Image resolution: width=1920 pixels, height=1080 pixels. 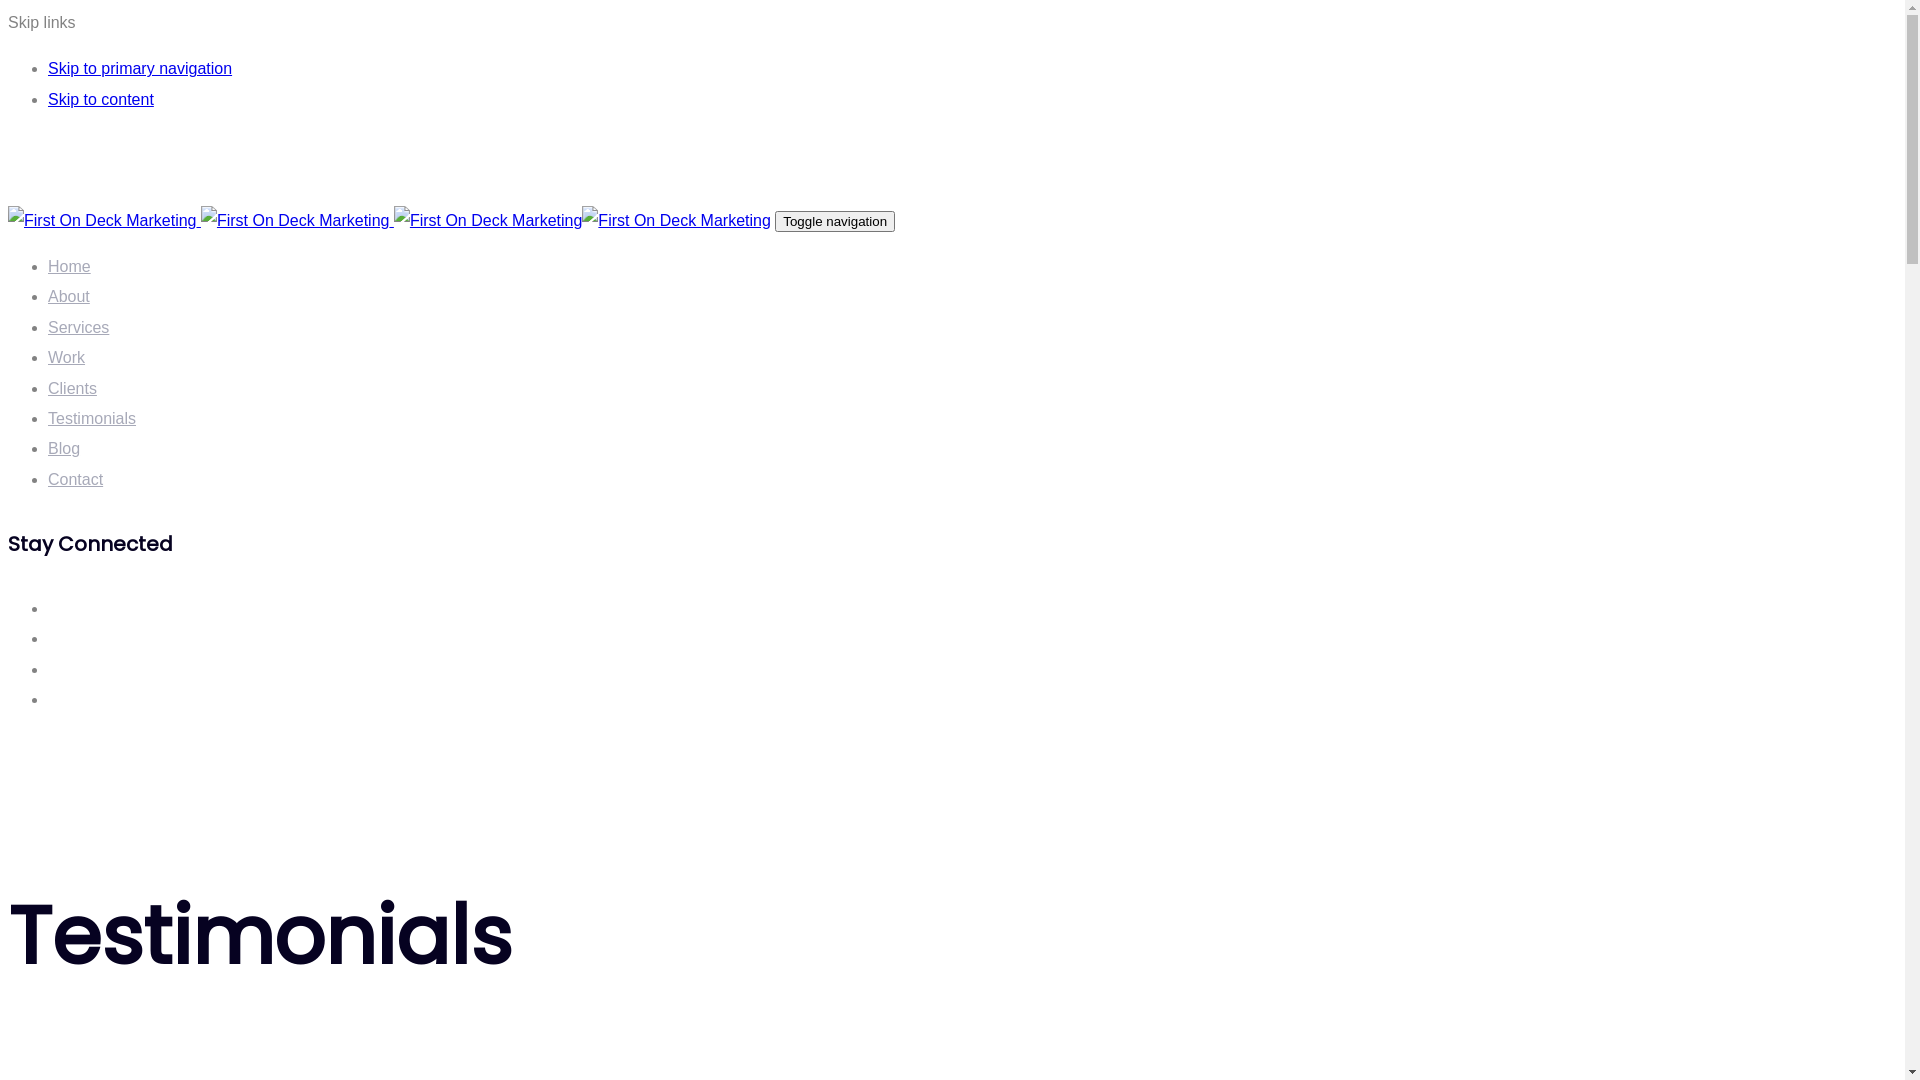 I want to click on 'Skip to primary navigation', so click(x=138, y=67).